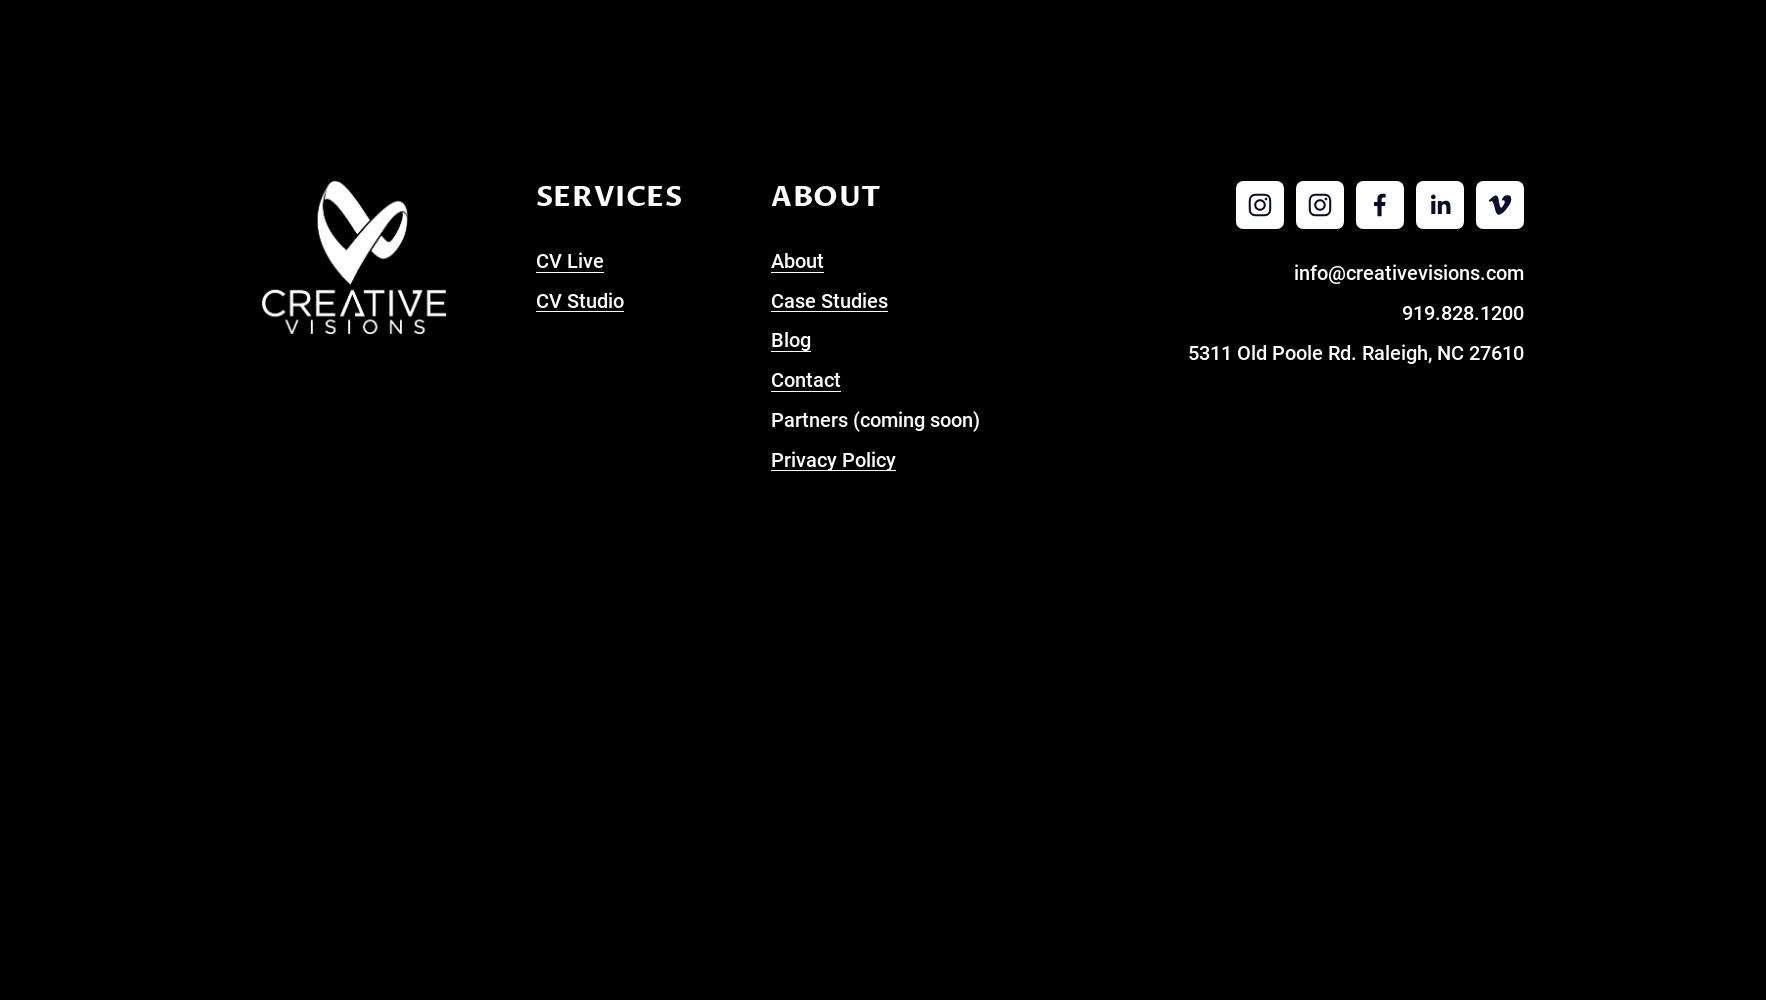  I want to click on 'Partners (coming soon)', so click(874, 419).